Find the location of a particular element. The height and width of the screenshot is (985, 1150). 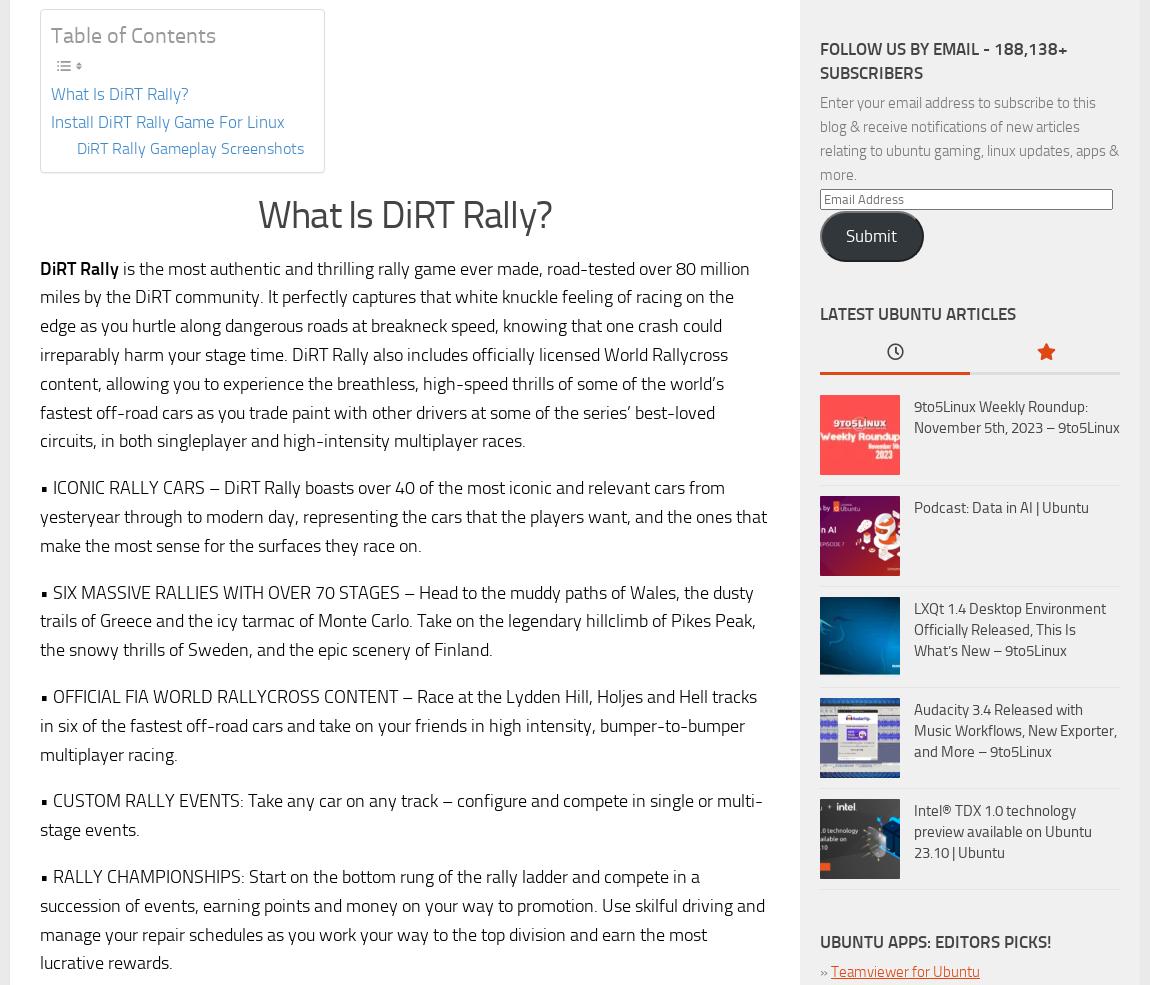

'Follow us by Email - 188,138+ subscribers' is located at coordinates (944, 59).